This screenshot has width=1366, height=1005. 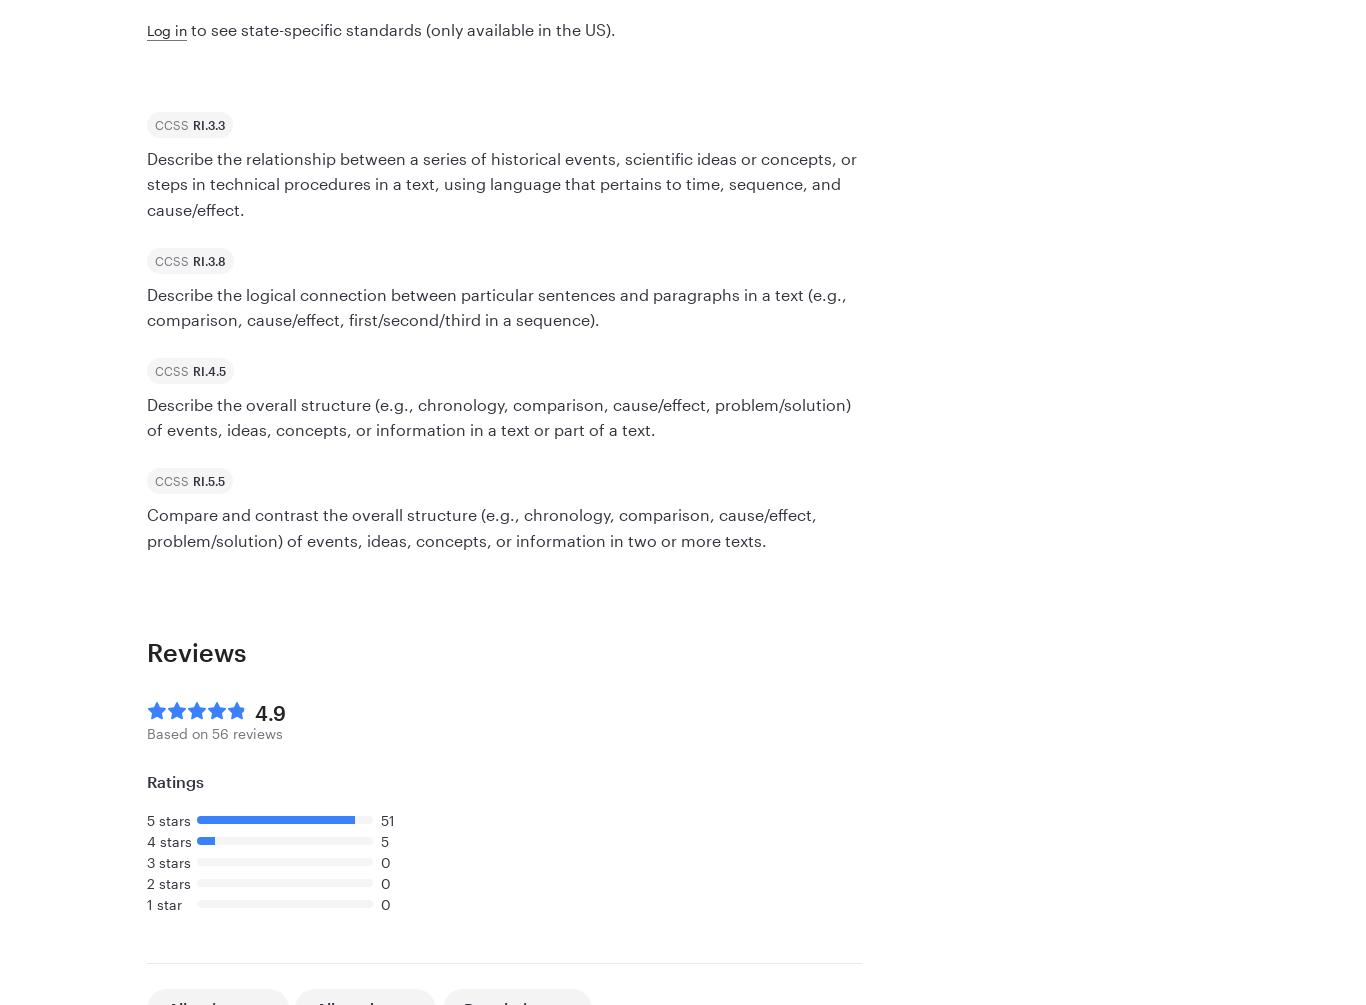 I want to click on 'to see state-specific standards (only available in the US).', so click(x=400, y=29).